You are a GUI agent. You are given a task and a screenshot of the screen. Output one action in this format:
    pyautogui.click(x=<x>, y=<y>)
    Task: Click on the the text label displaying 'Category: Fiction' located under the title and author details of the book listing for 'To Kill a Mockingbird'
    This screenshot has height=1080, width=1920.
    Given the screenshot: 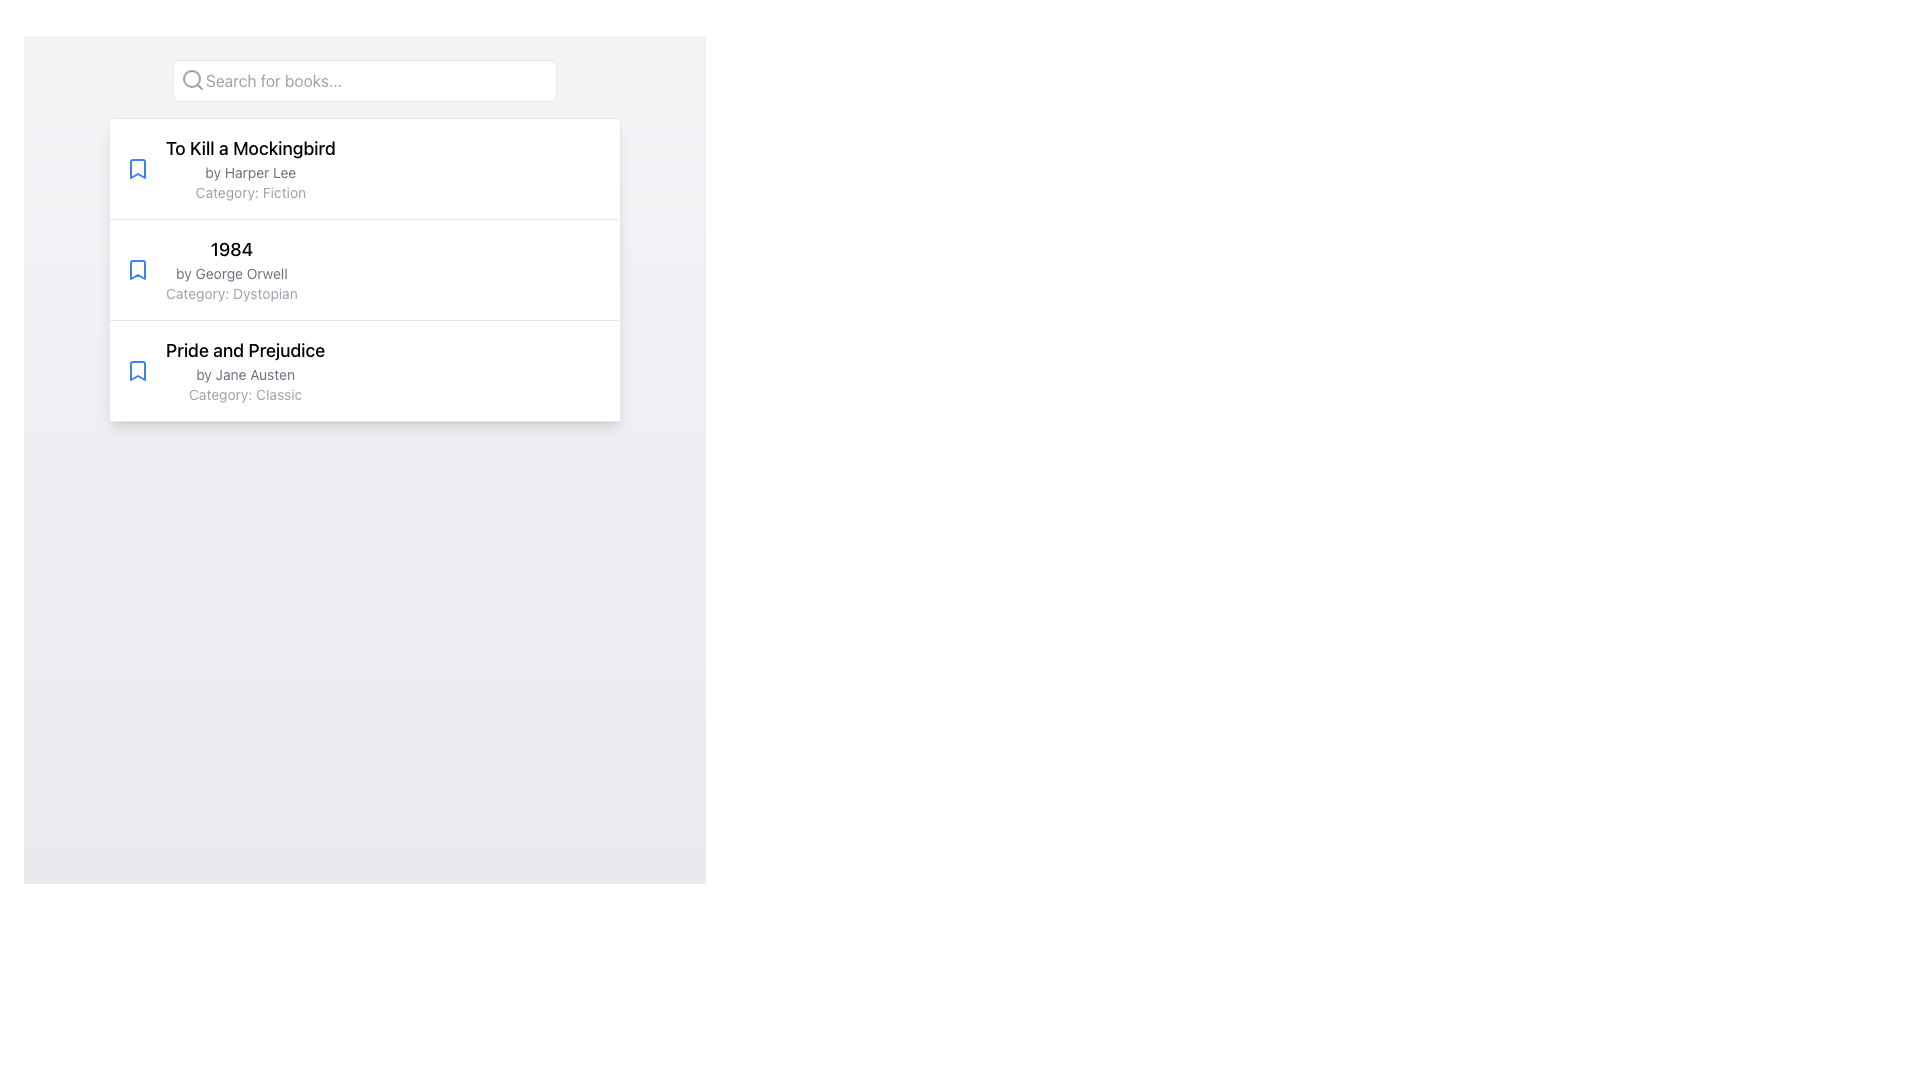 What is the action you would take?
    pyautogui.click(x=249, y=192)
    